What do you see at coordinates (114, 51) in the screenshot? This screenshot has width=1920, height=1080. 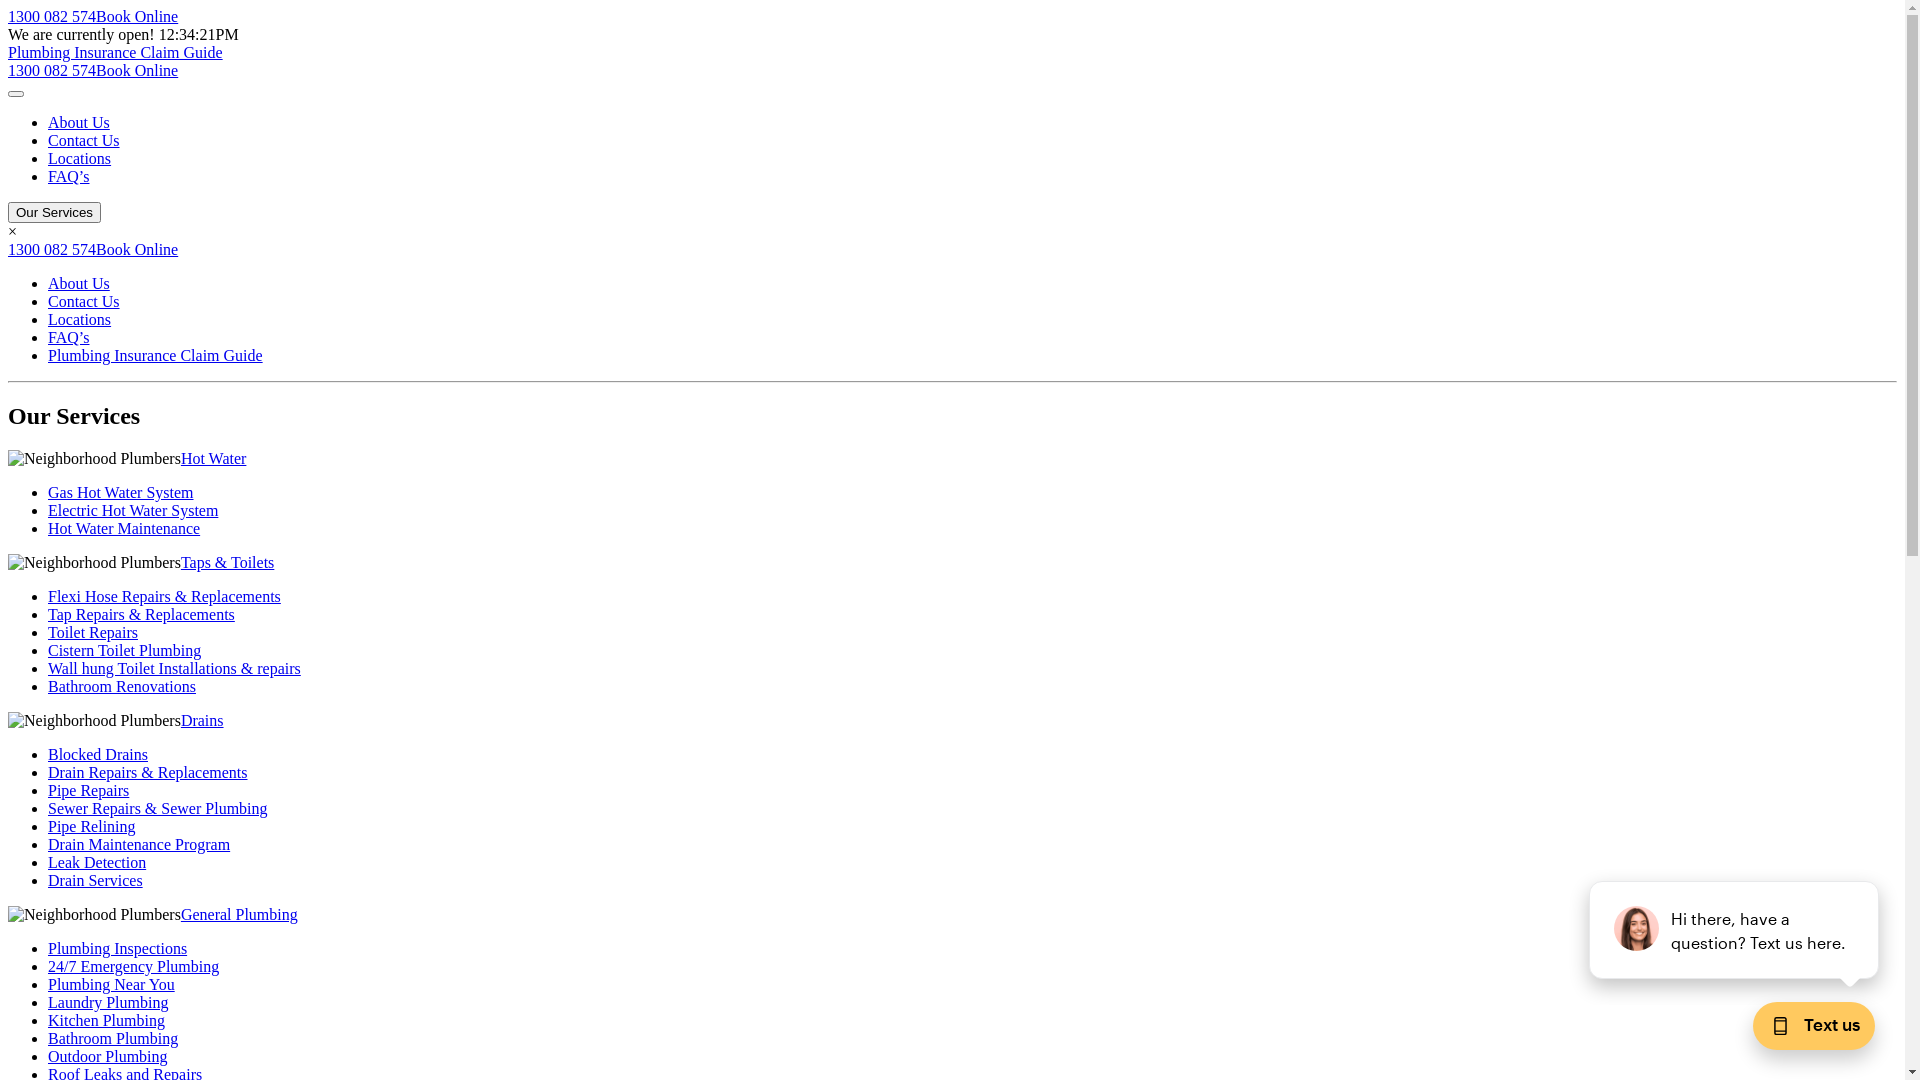 I see `'Plumbing Insurance Claim Guide'` at bounding box center [114, 51].